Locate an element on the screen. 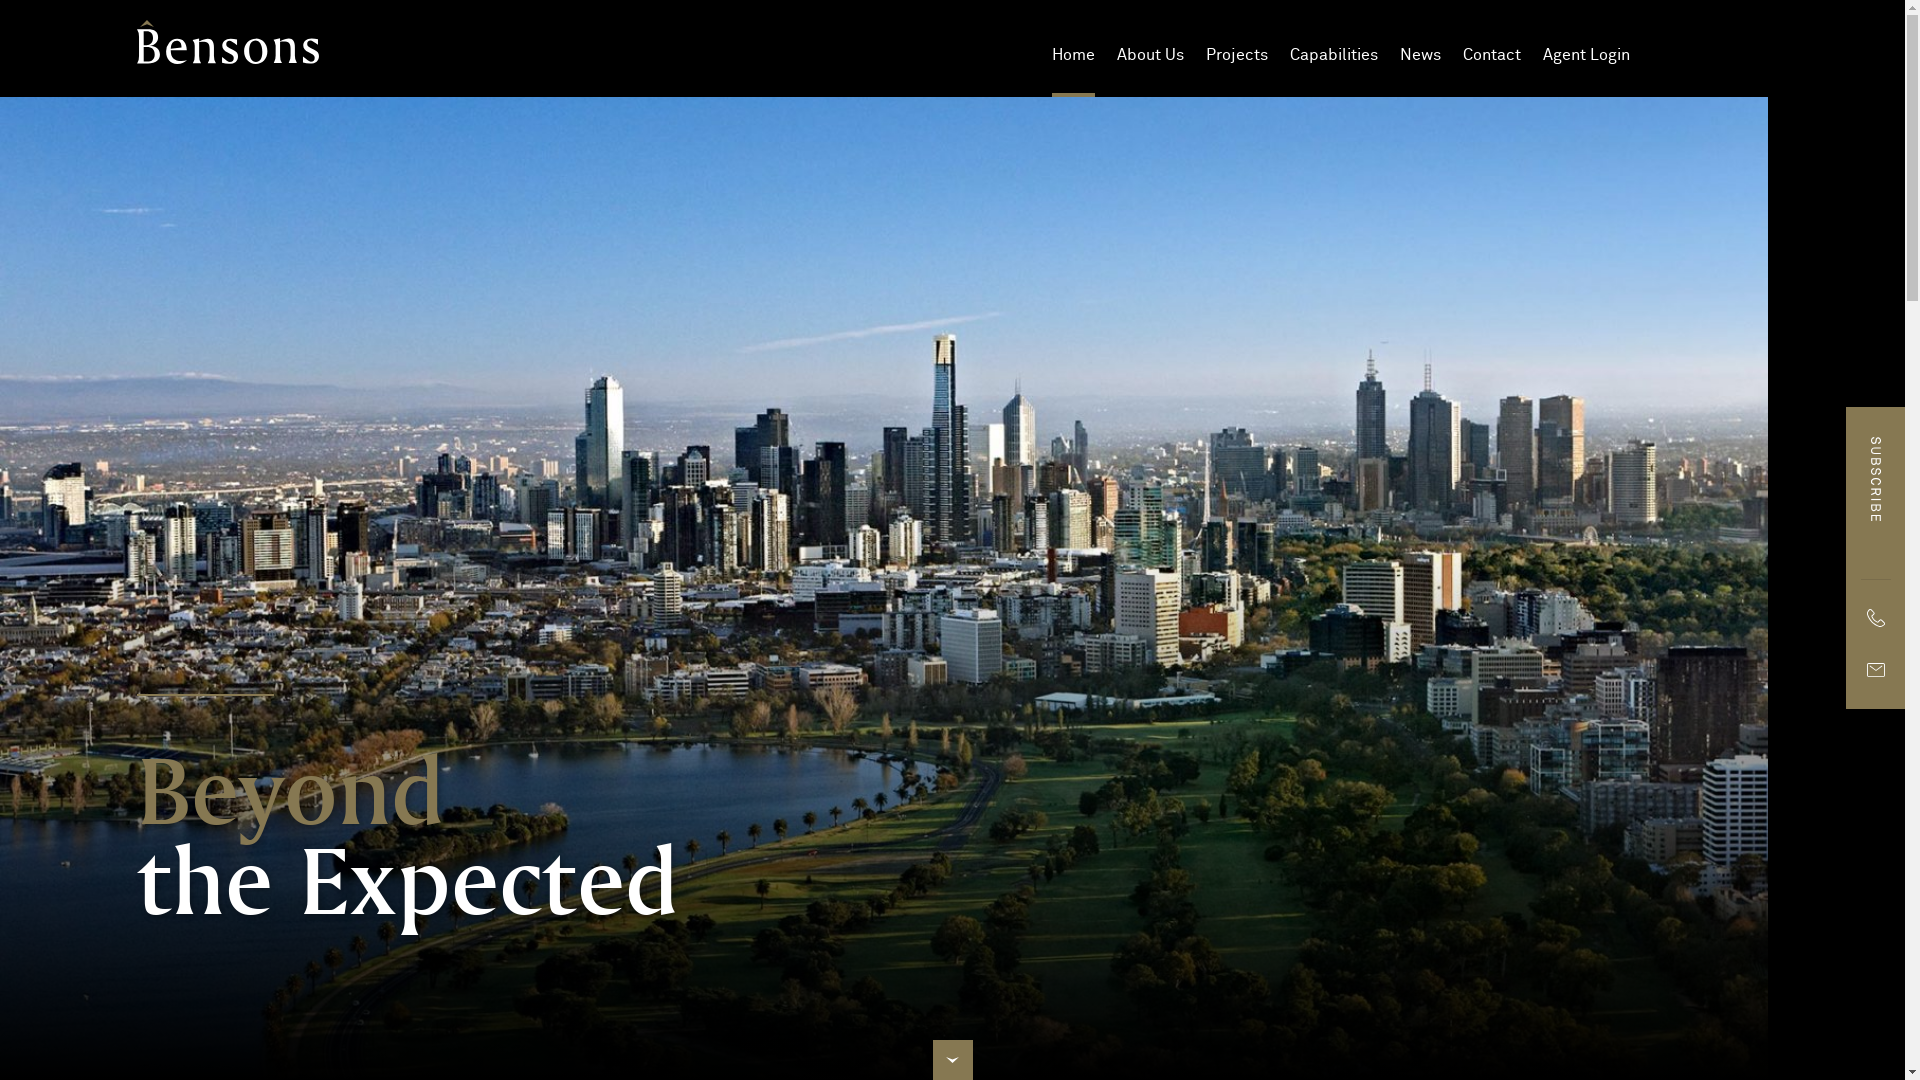 This screenshot has width=1920, height=1080. 'News' is located at coordinates (1399, 53).